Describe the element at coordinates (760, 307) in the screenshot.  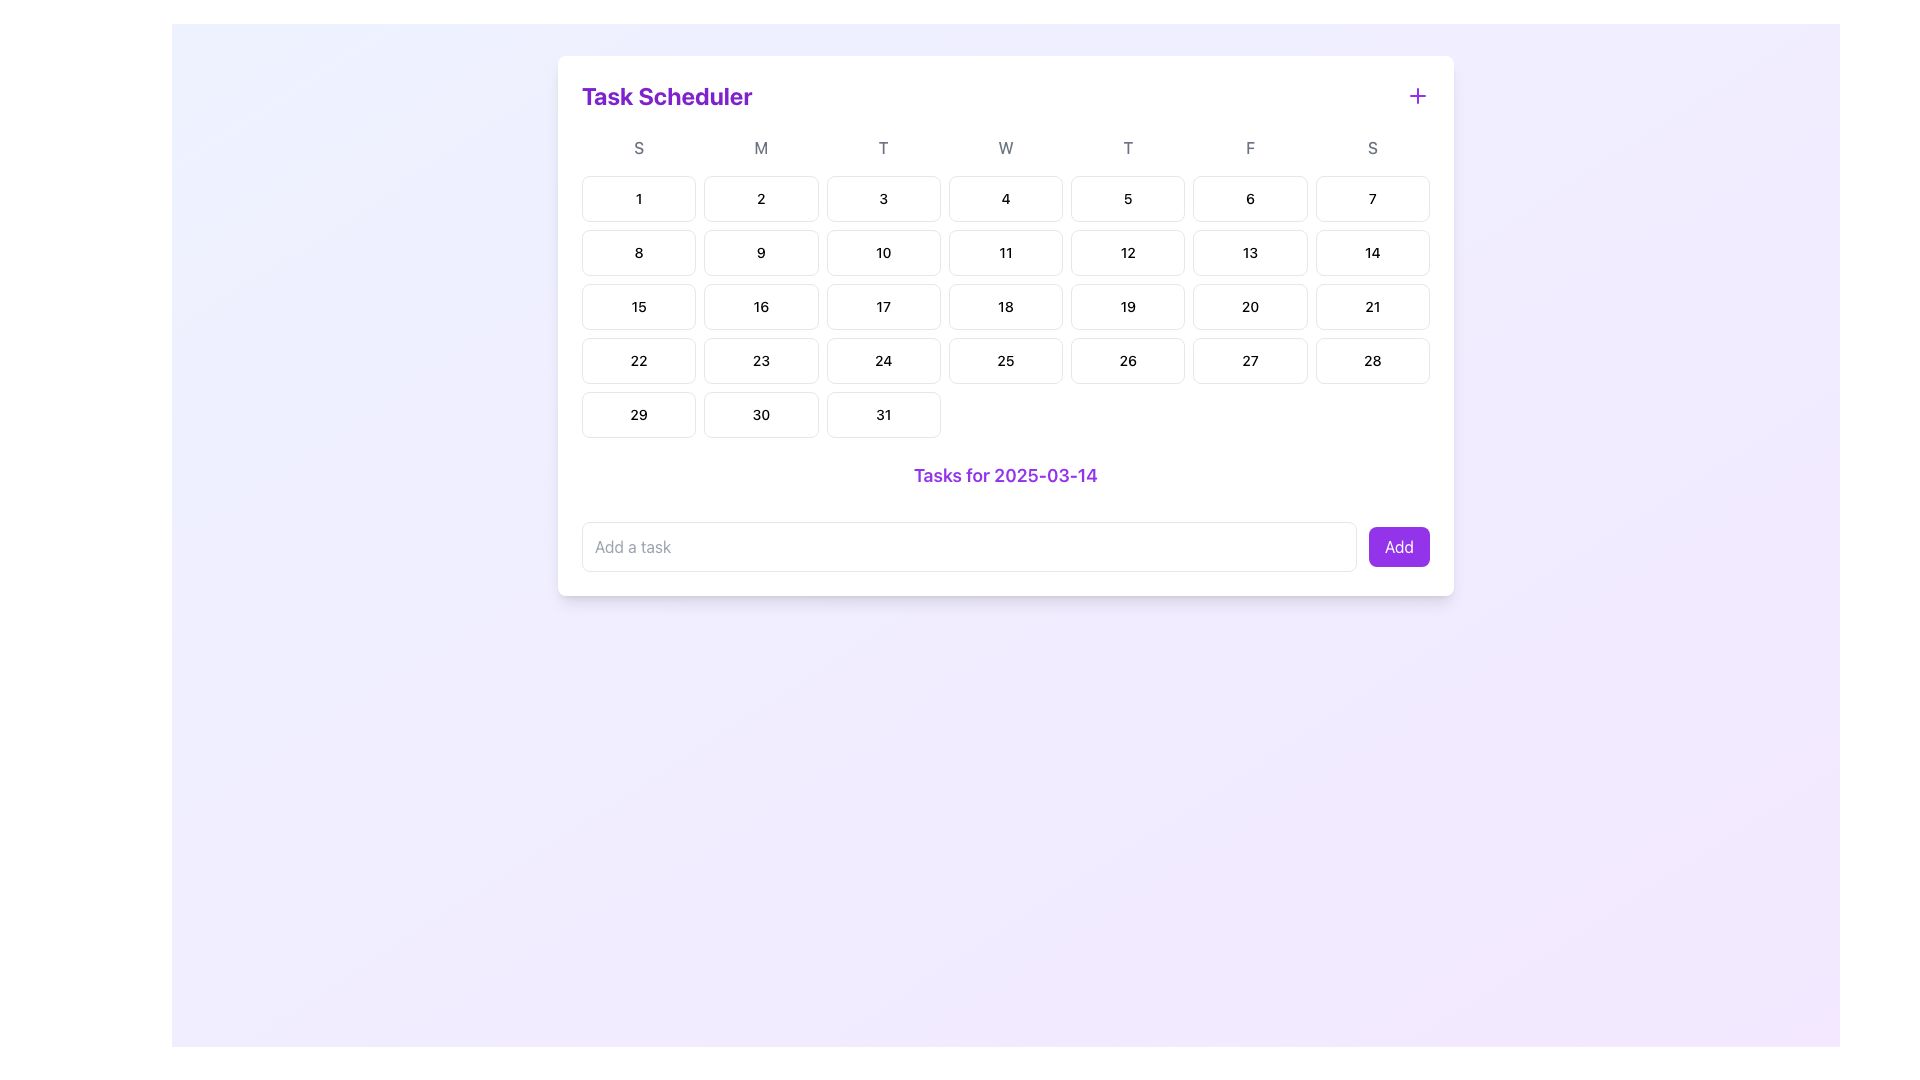
I see `the button labeled '16' located in the third row and second column of the calendar grid` at that location.